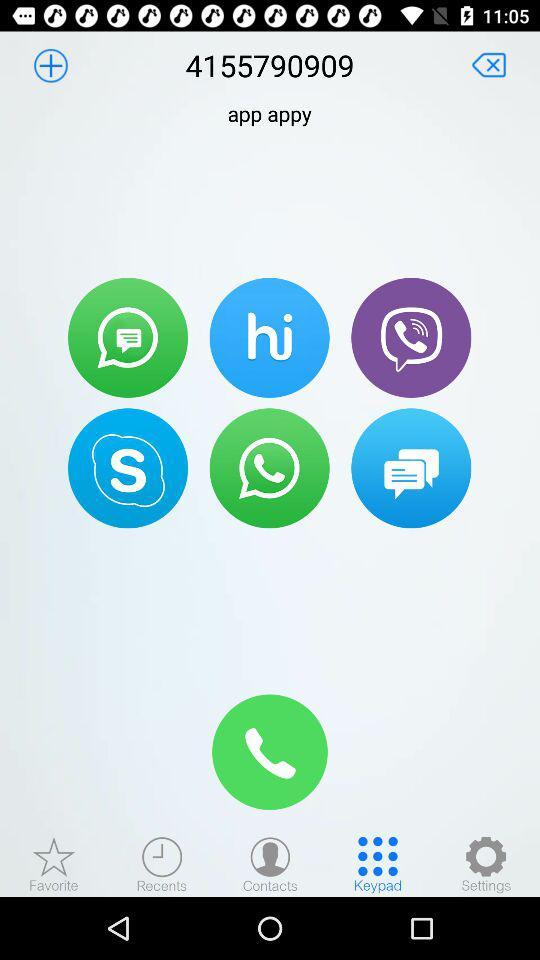  Describe the element at coordinates (410, 337) in the screenshot. I see `press to contact` at that location.